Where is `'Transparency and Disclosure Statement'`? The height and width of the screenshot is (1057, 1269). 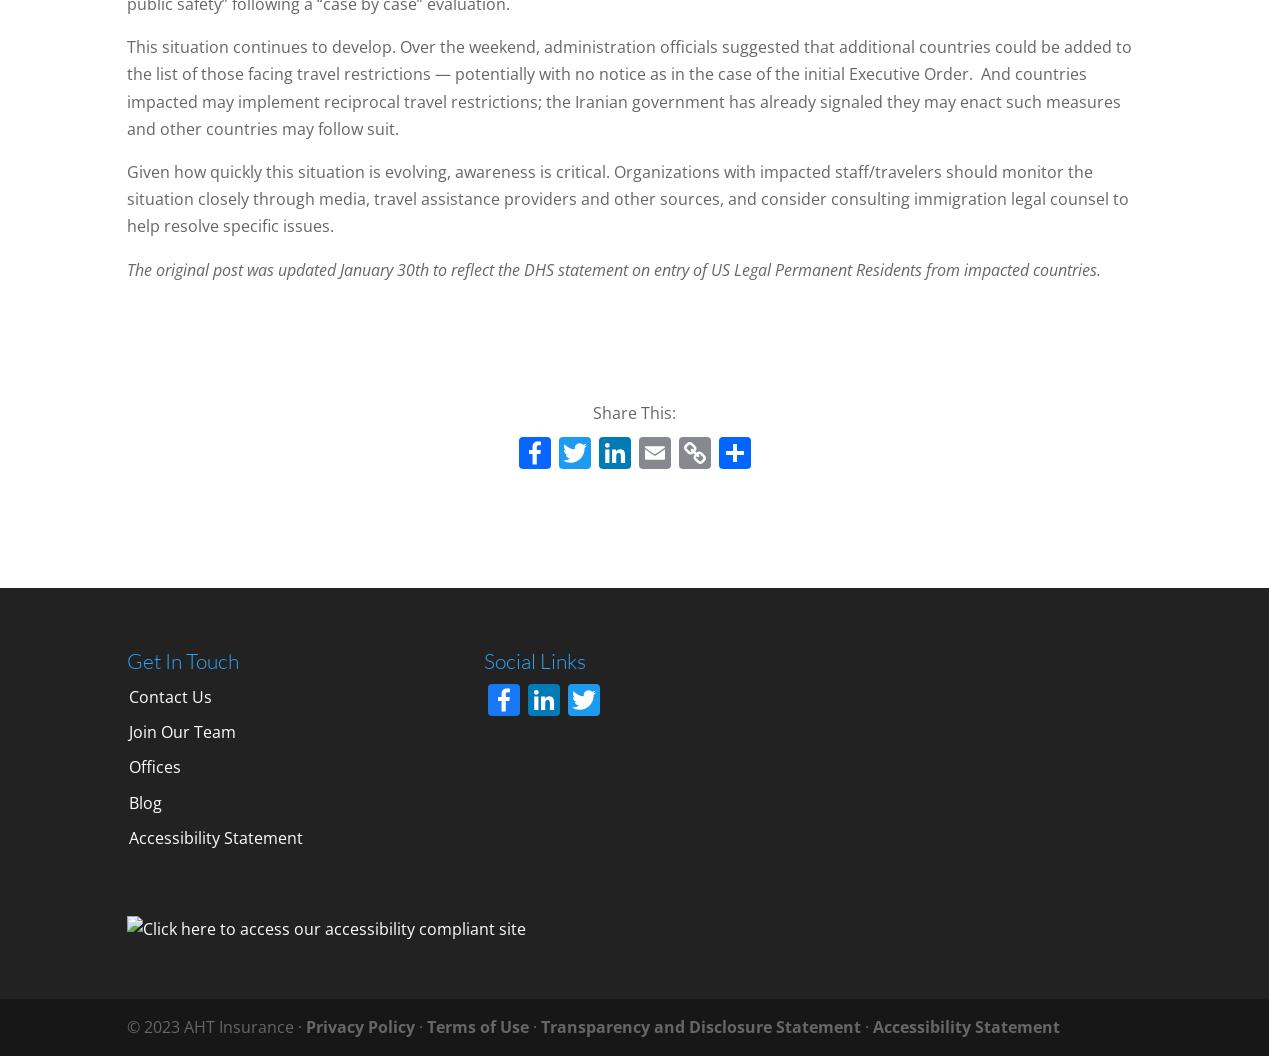 'Transparency and Disclosure Statement' is located at coordinates (699, 1025).